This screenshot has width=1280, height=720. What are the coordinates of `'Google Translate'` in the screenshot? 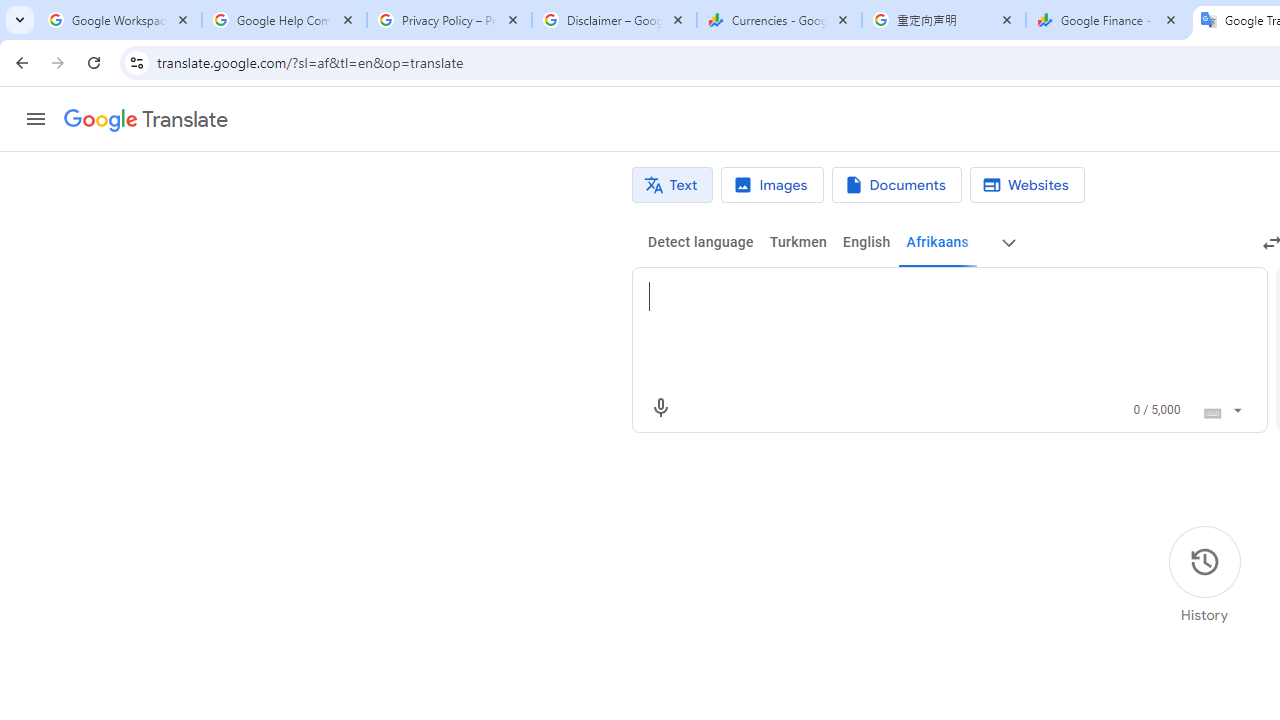 It's located at (144, 120).